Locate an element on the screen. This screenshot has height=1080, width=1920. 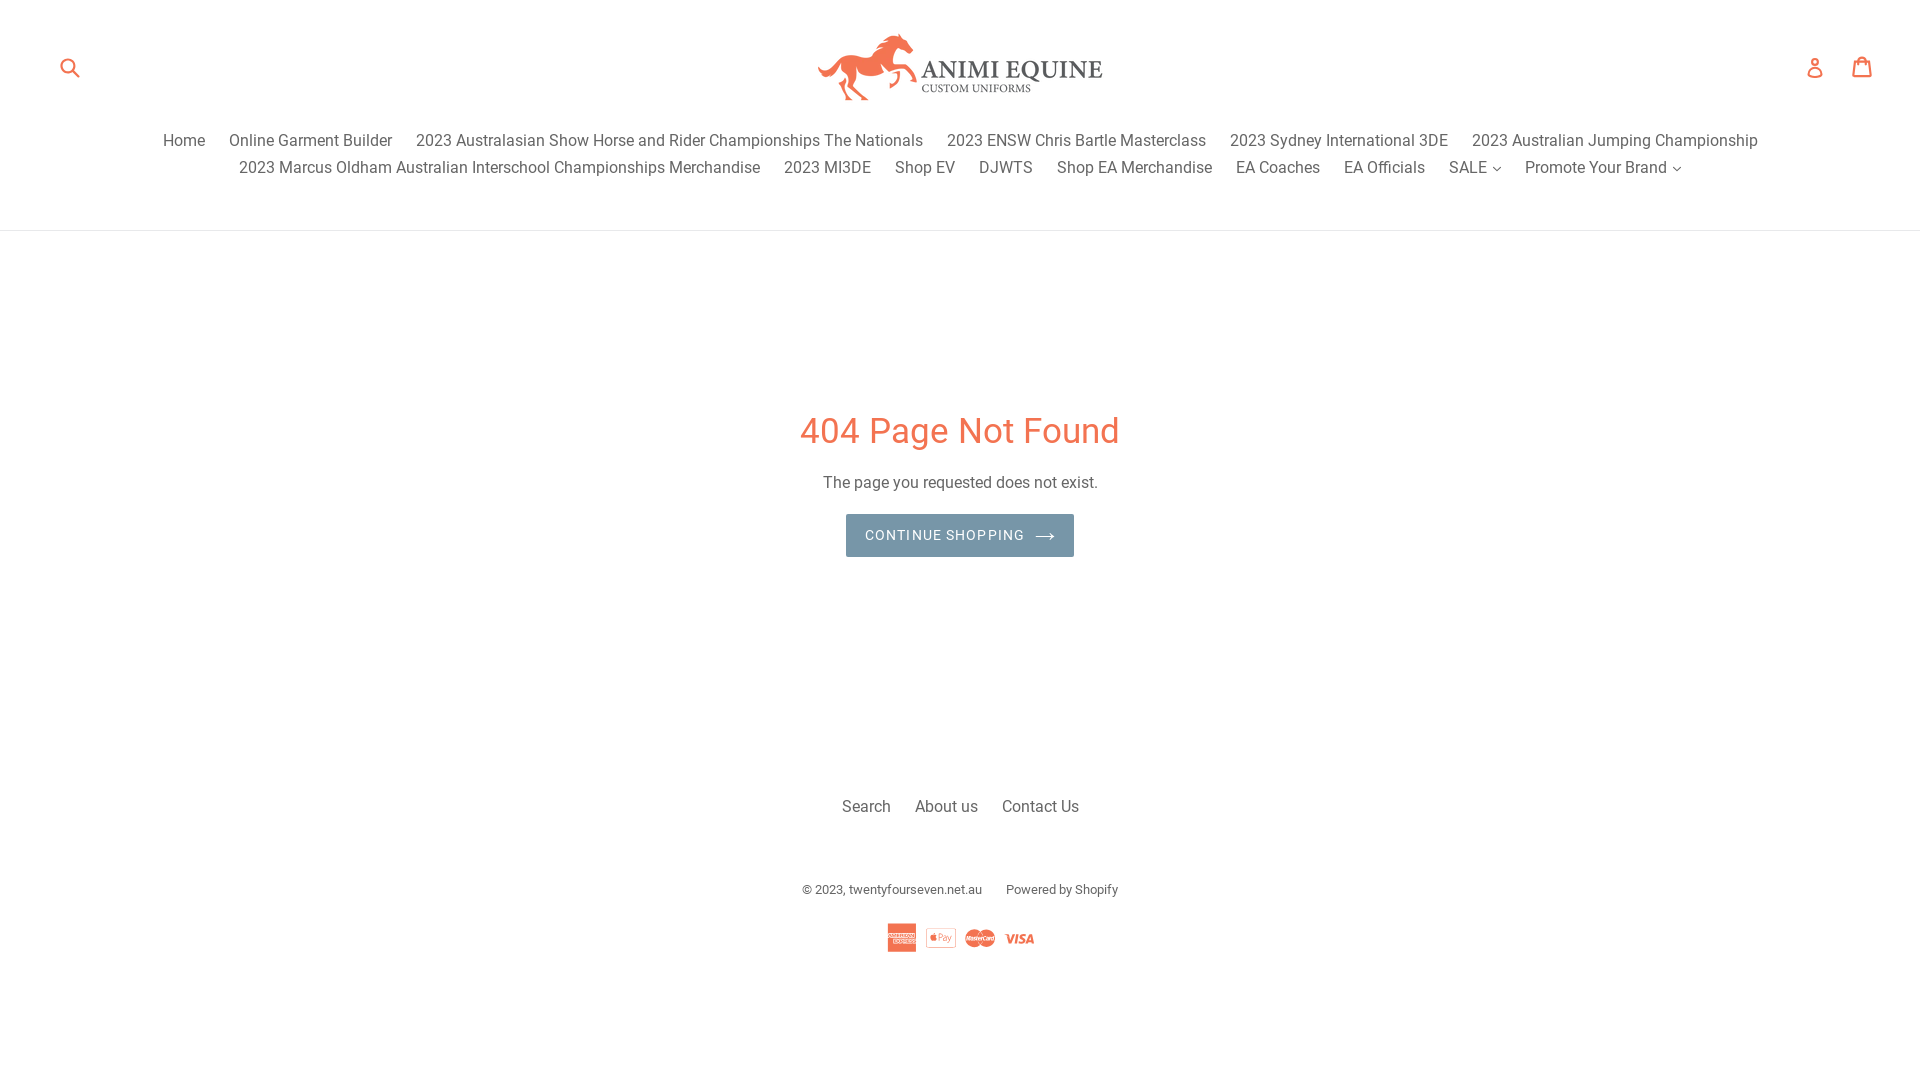
'Contact Us' is located at coordinates (1040, 805).